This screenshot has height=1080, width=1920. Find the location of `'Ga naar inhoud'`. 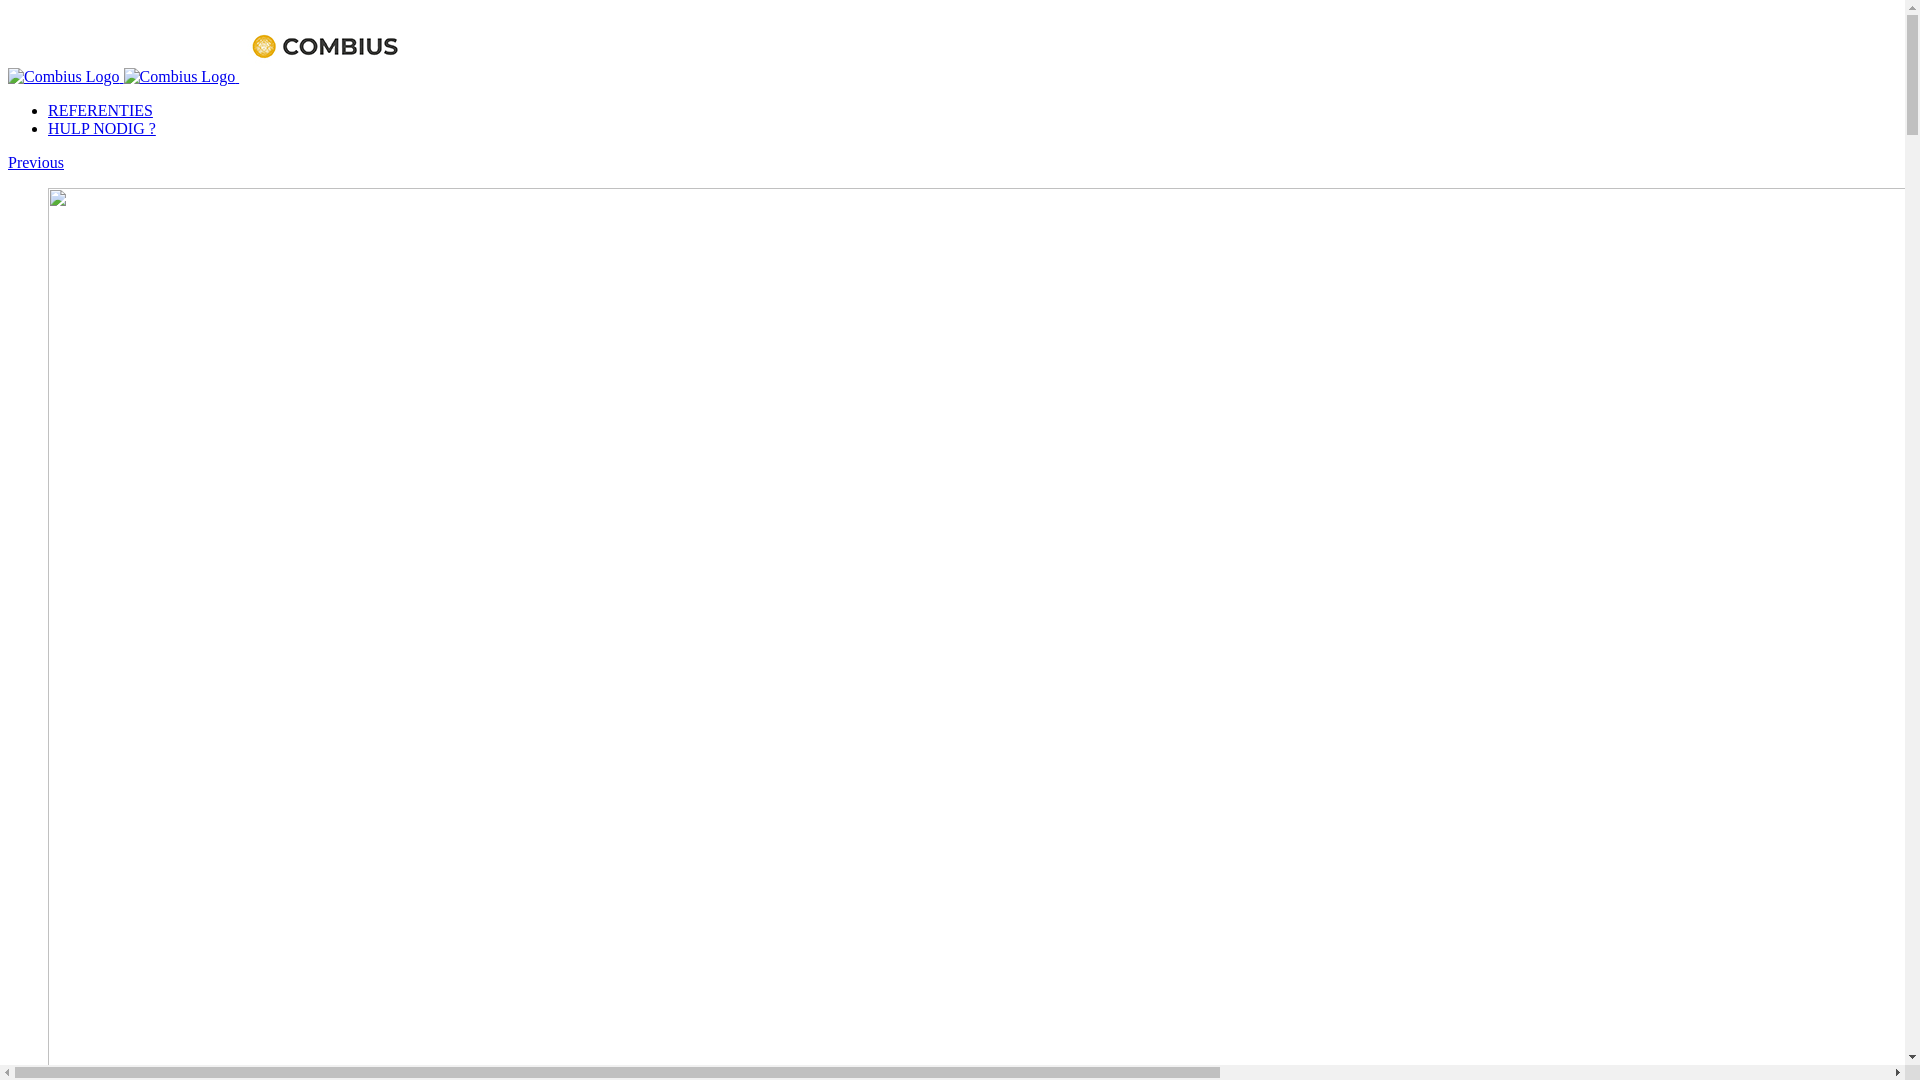

'Ga naar inhoud' is located at coordinates (7, 7).